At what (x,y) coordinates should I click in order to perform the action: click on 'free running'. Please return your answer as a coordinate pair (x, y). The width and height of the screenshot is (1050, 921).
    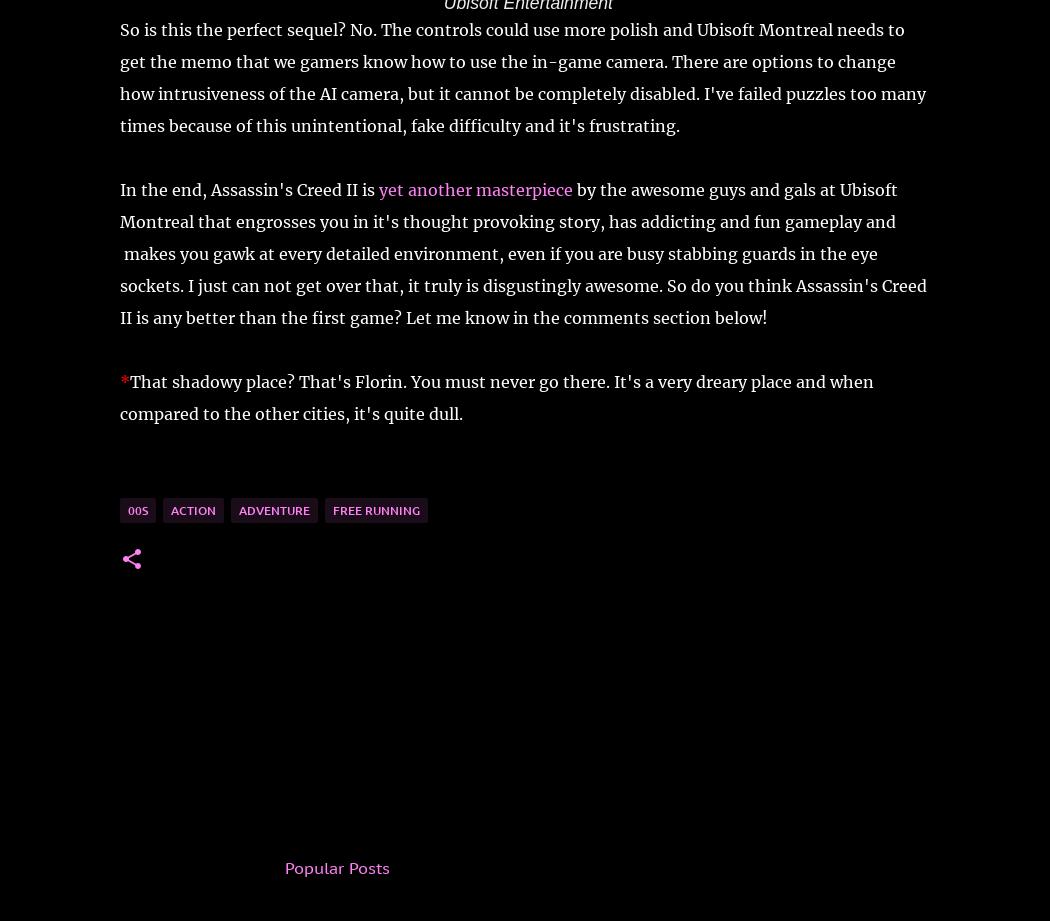
    Looking at the image, I should click on (332, 508).